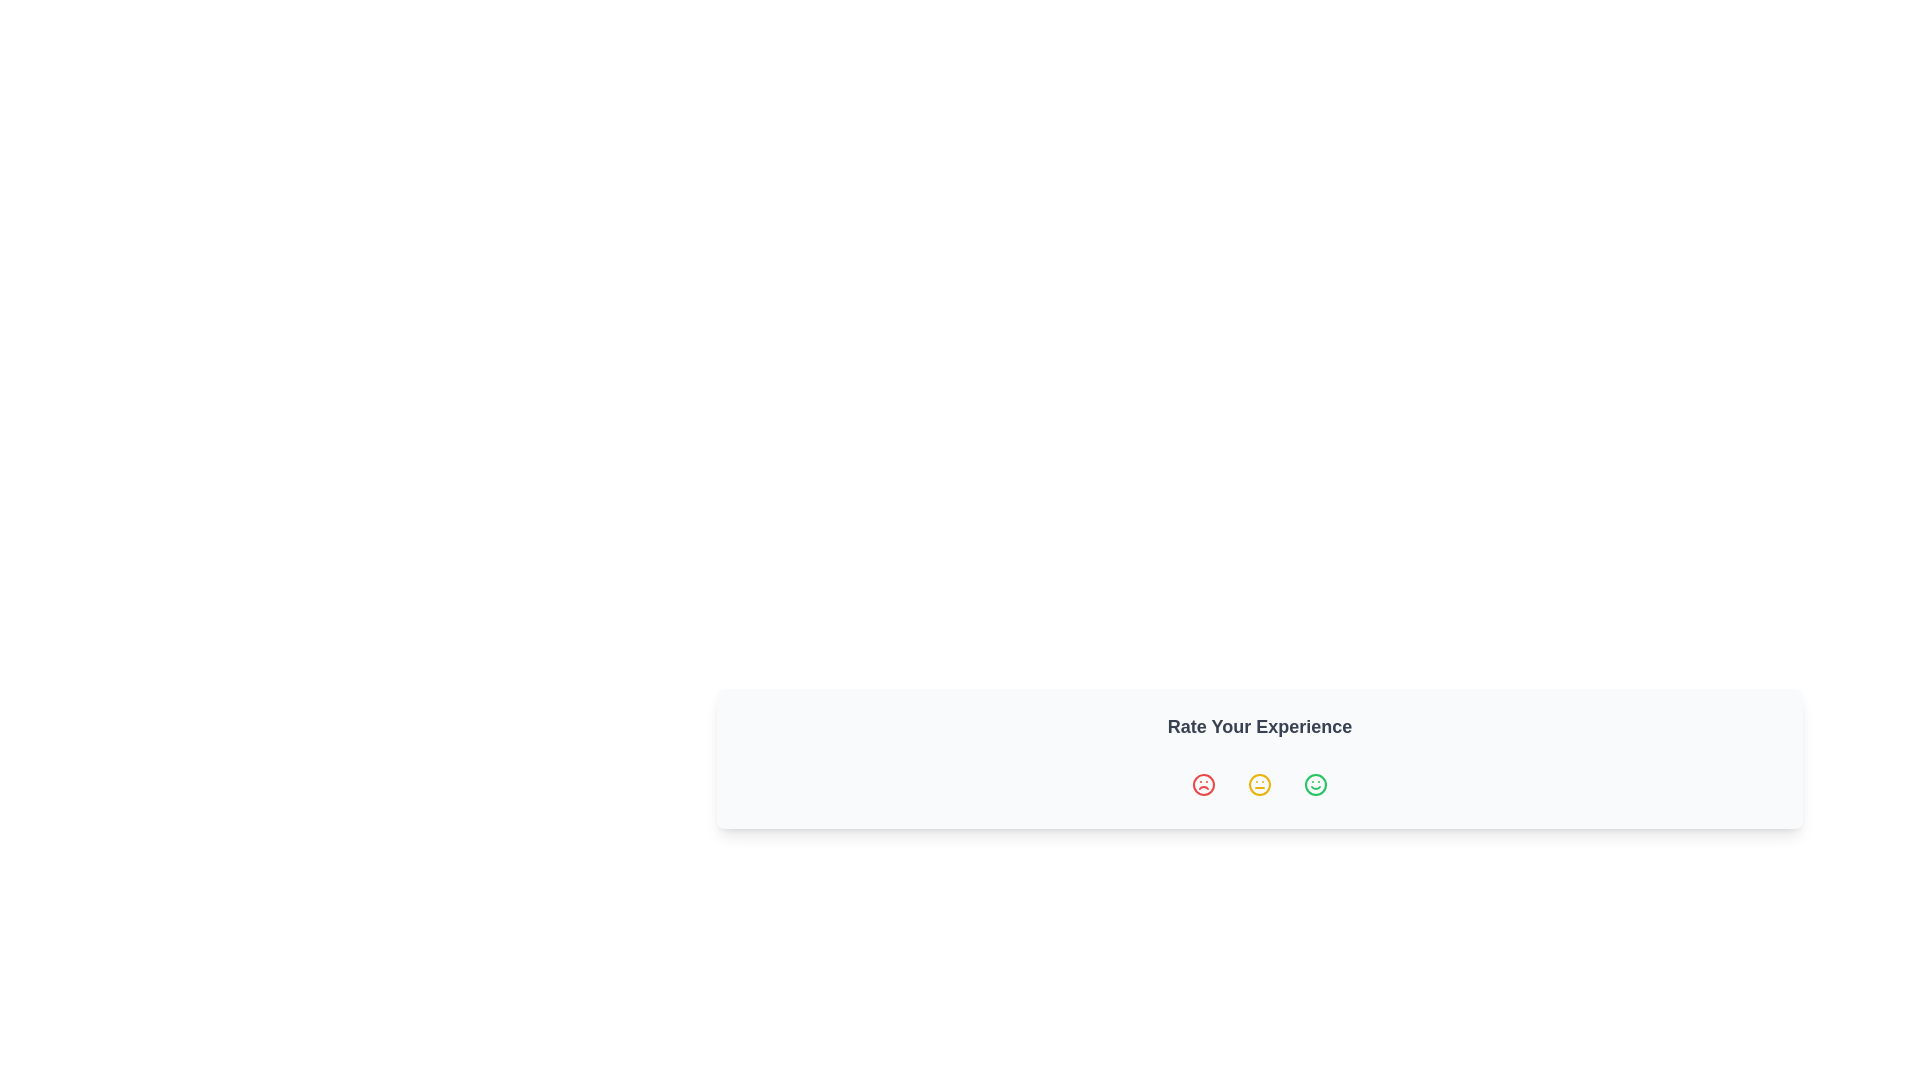 The height and width of the screenshot is (1080, 1920). What do you see at coordinates (1258, 784) in the screenshot?
I see `the circular icon button with a yellow outline and two small dots inside, which represents a neutral rating` at bounding box center [1258, 784].